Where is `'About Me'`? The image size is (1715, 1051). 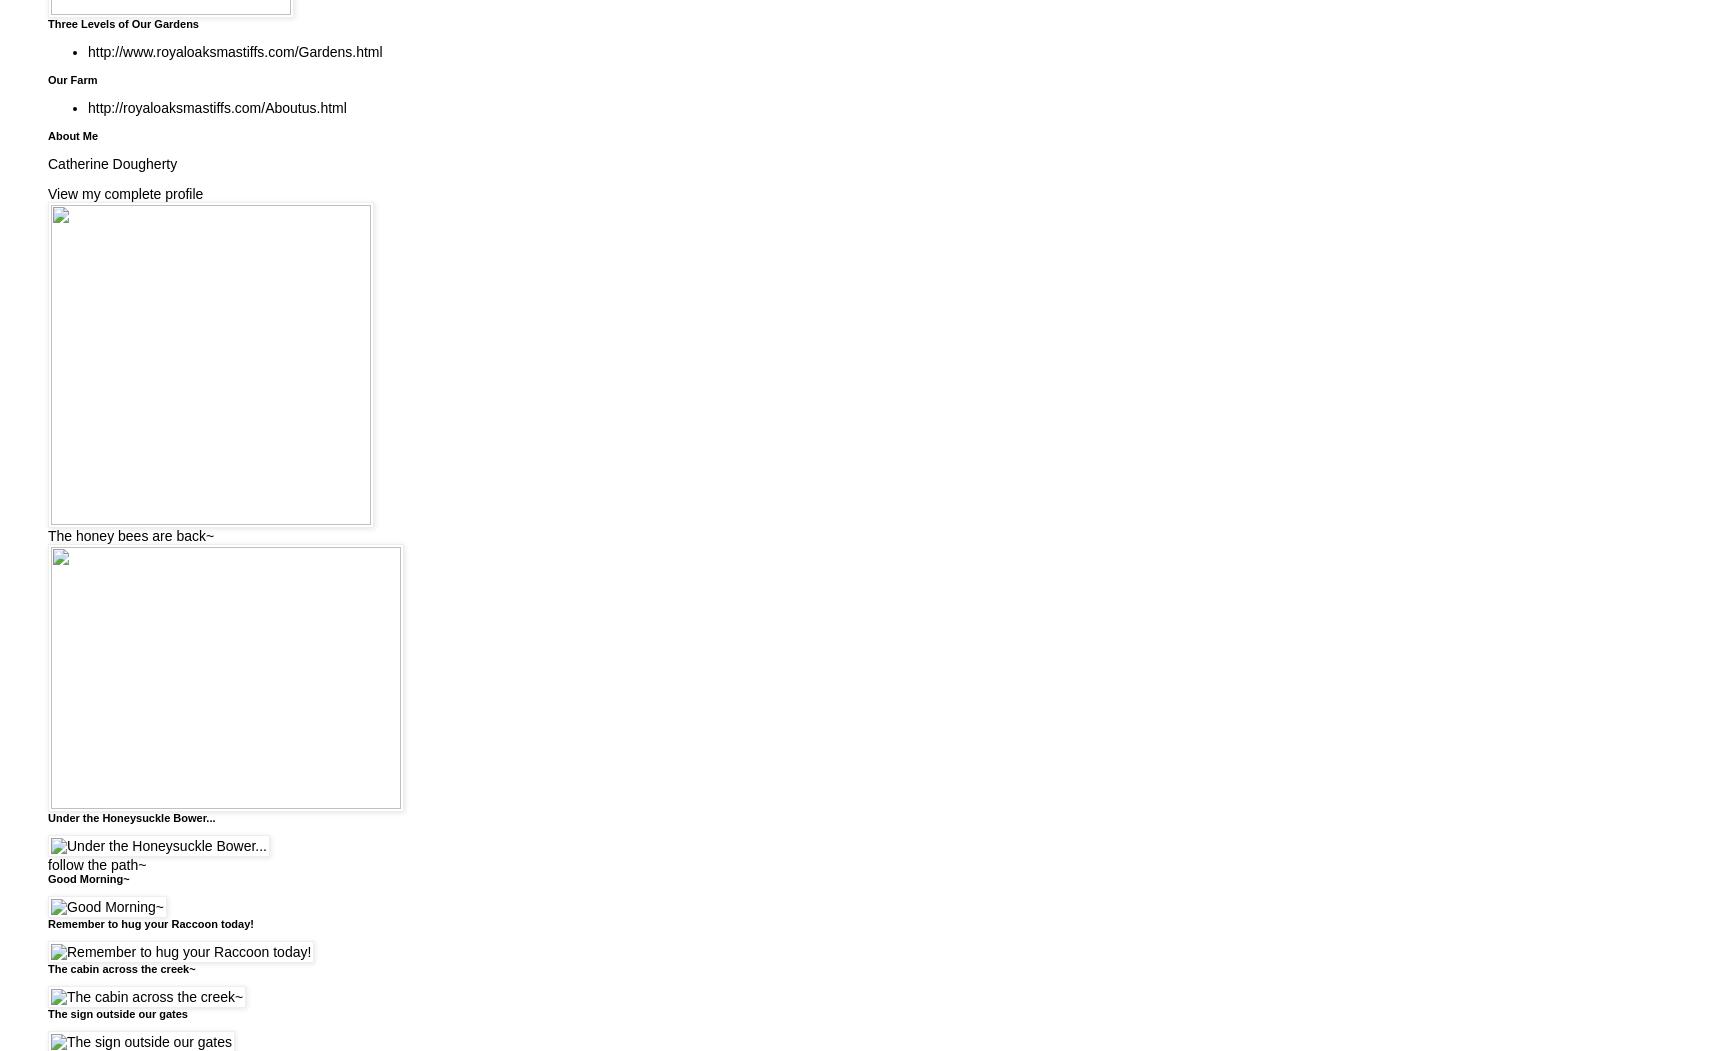 'About Me' is located at coordinates (47, 133).